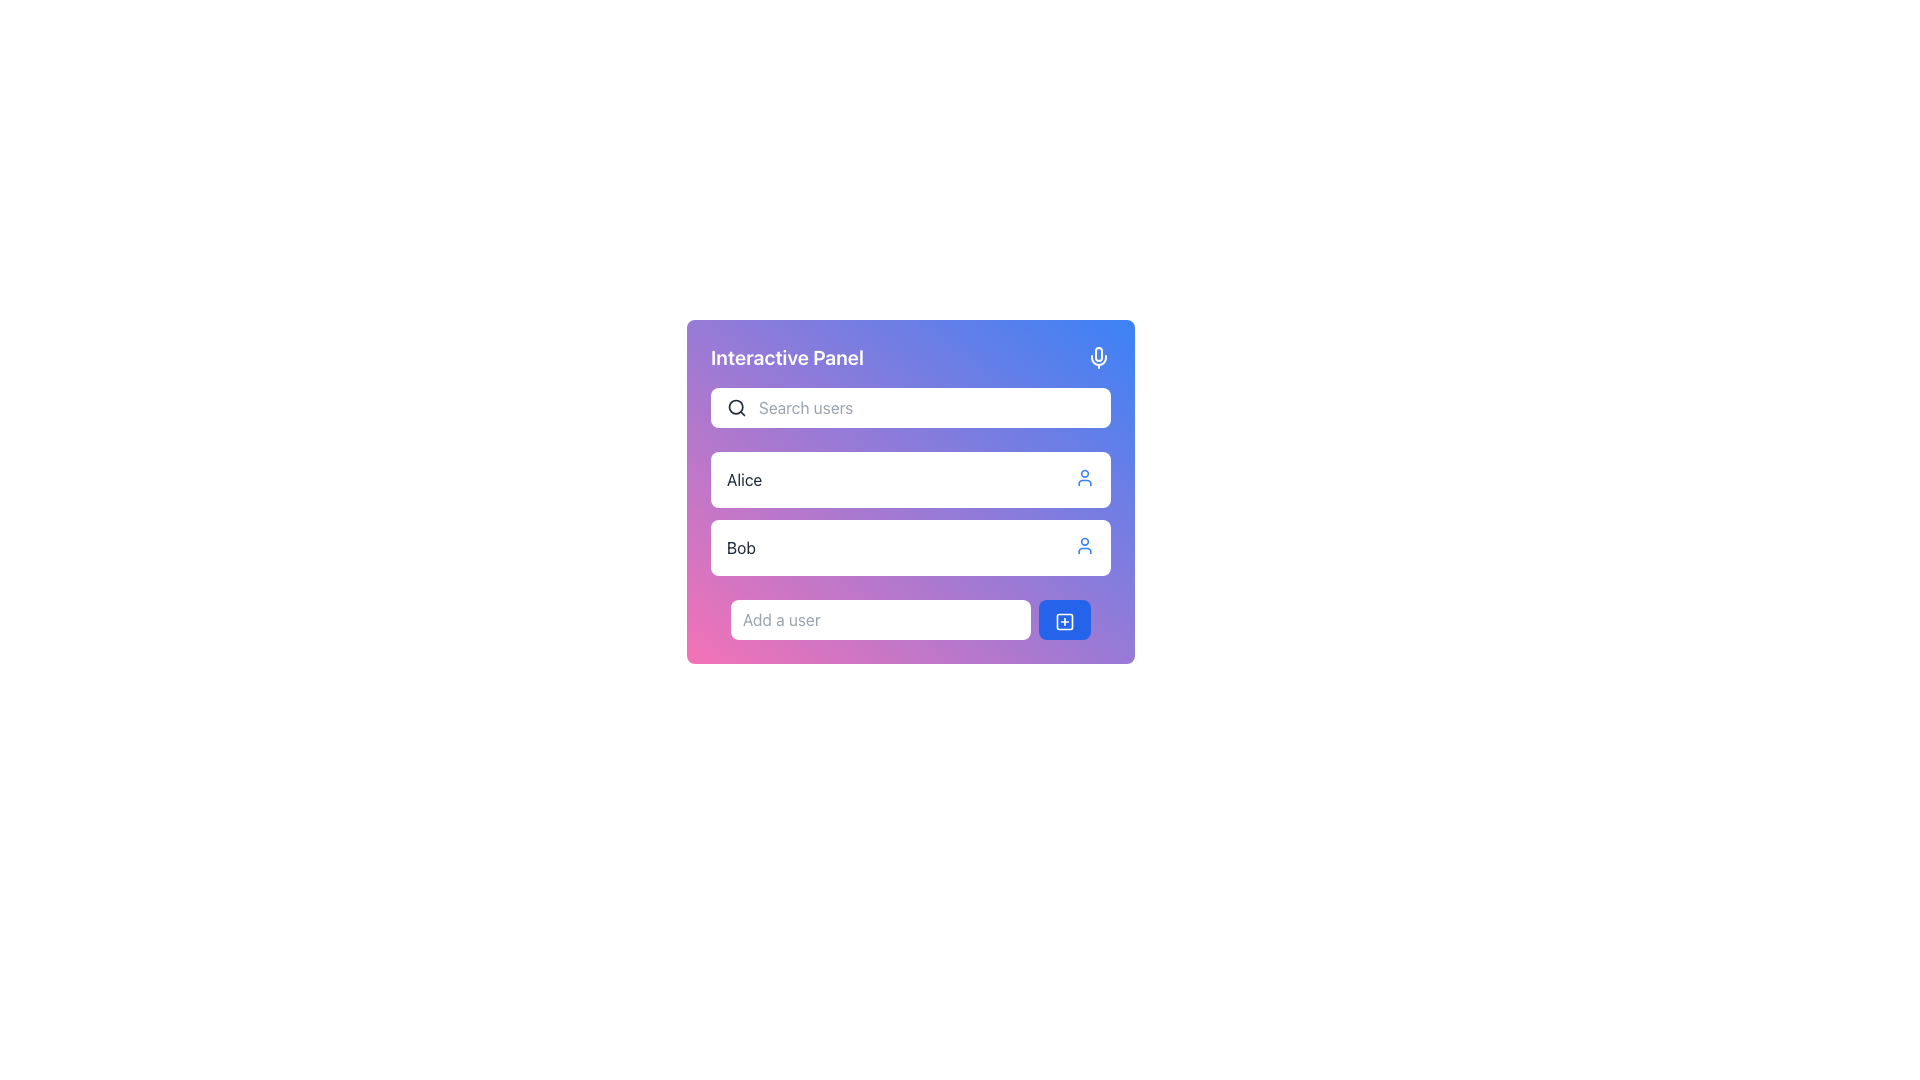  Describe the element at coordinates (910, 512) in the screenshot. I see `the List of structured containers arranged vertically` at that location.